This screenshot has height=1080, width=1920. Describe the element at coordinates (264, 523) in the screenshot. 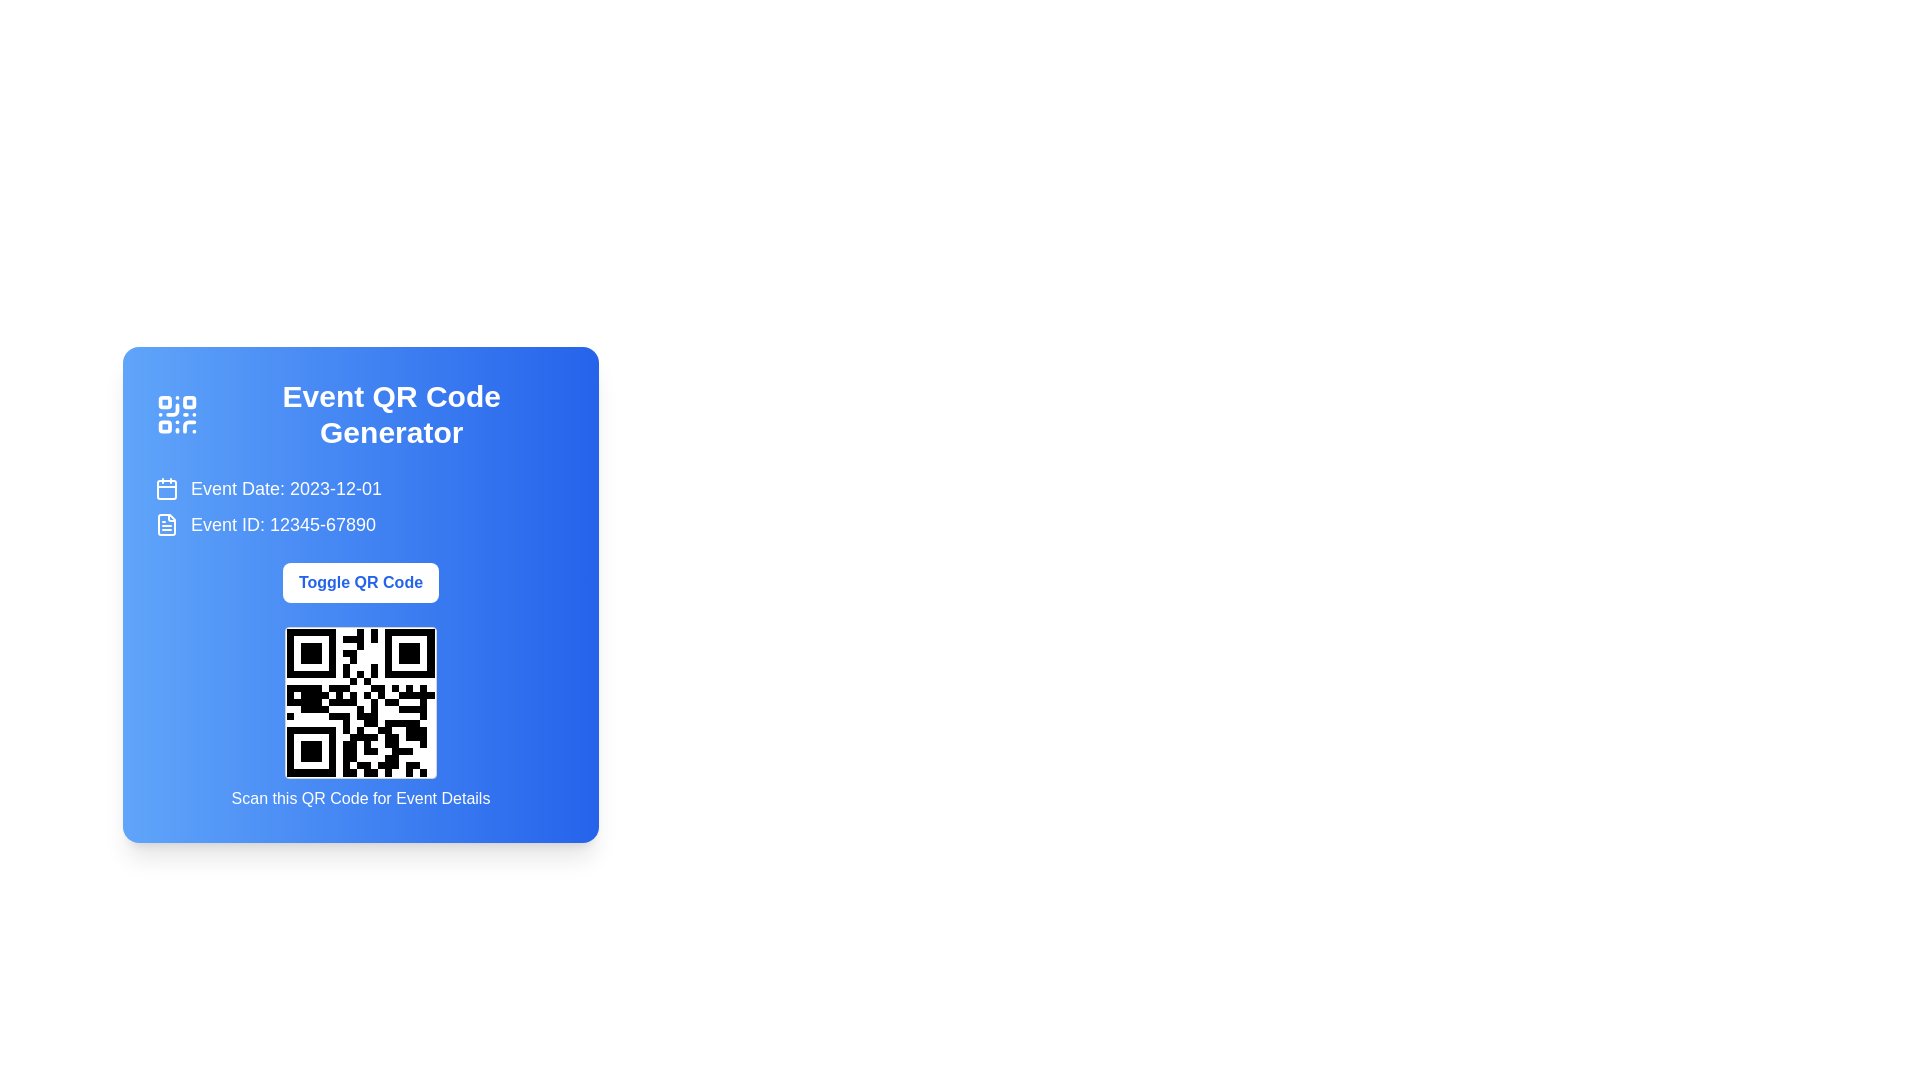

I see `the 'Event ID' Label with an icon, which provides information about the event's unique identifier, located below the 'Event Date' row in a vertical stack` at that location.